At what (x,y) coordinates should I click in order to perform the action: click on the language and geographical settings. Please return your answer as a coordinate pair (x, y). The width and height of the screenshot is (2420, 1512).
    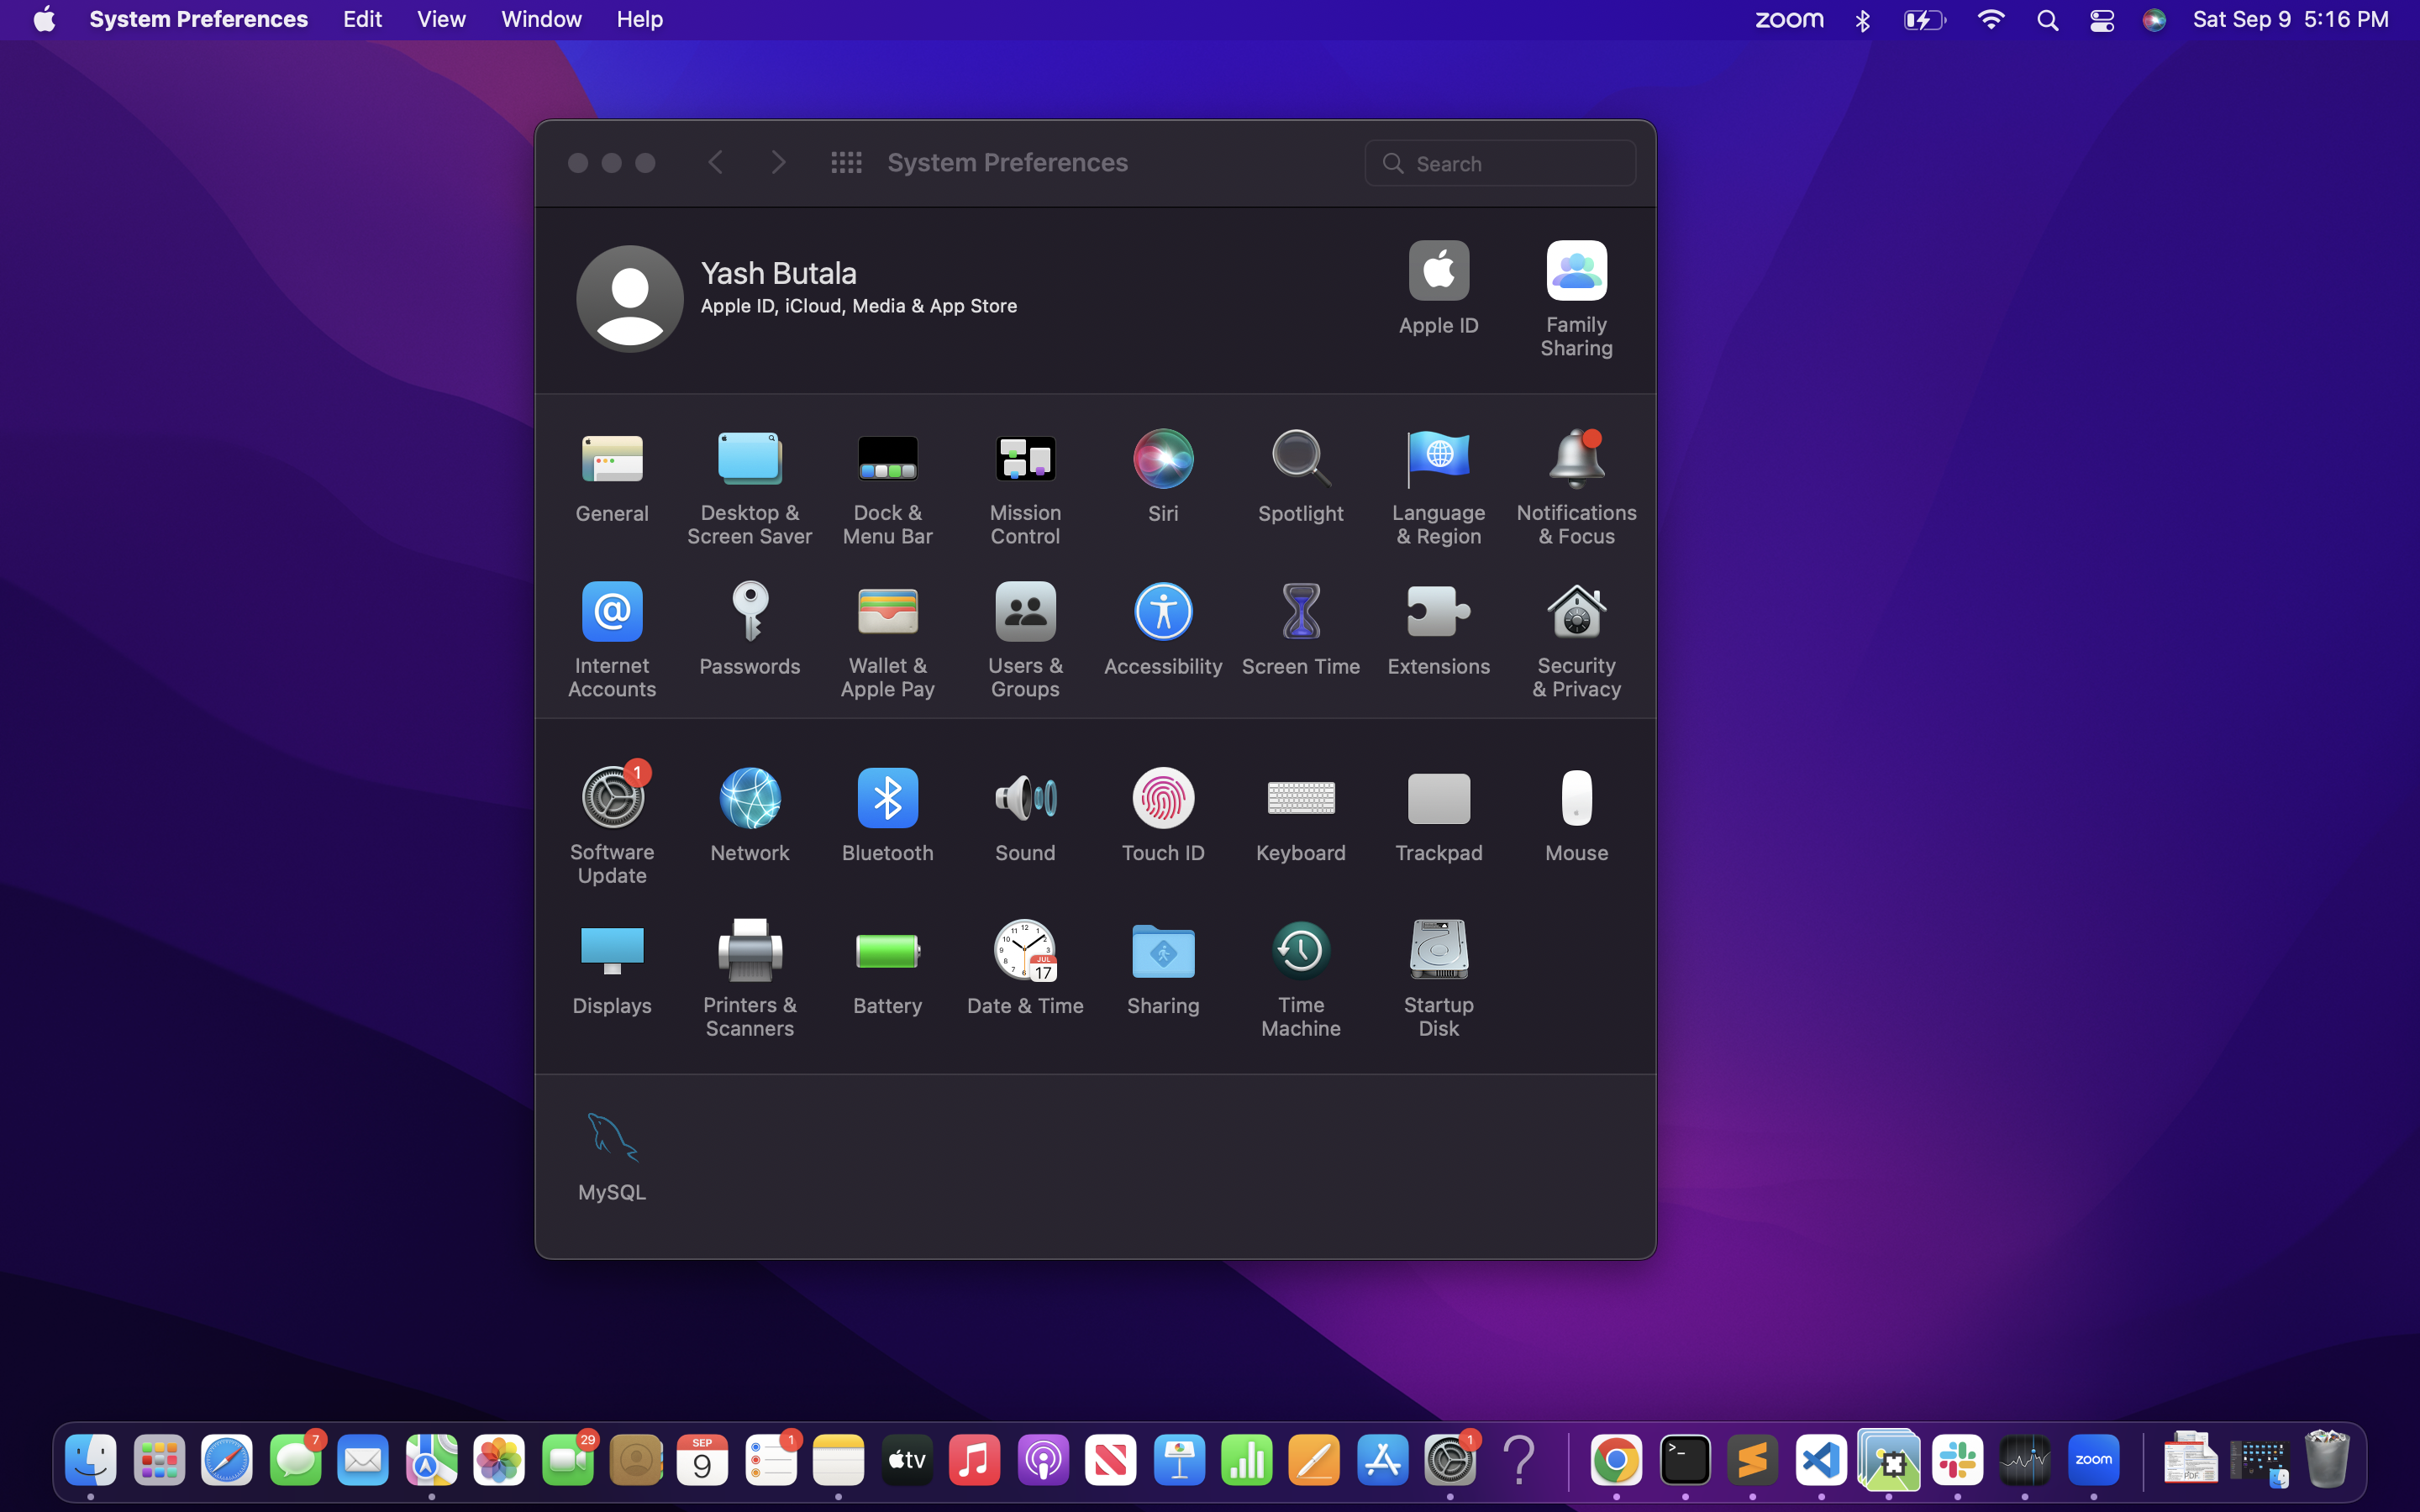
    Looking at the image, I should click on (1439, 487).